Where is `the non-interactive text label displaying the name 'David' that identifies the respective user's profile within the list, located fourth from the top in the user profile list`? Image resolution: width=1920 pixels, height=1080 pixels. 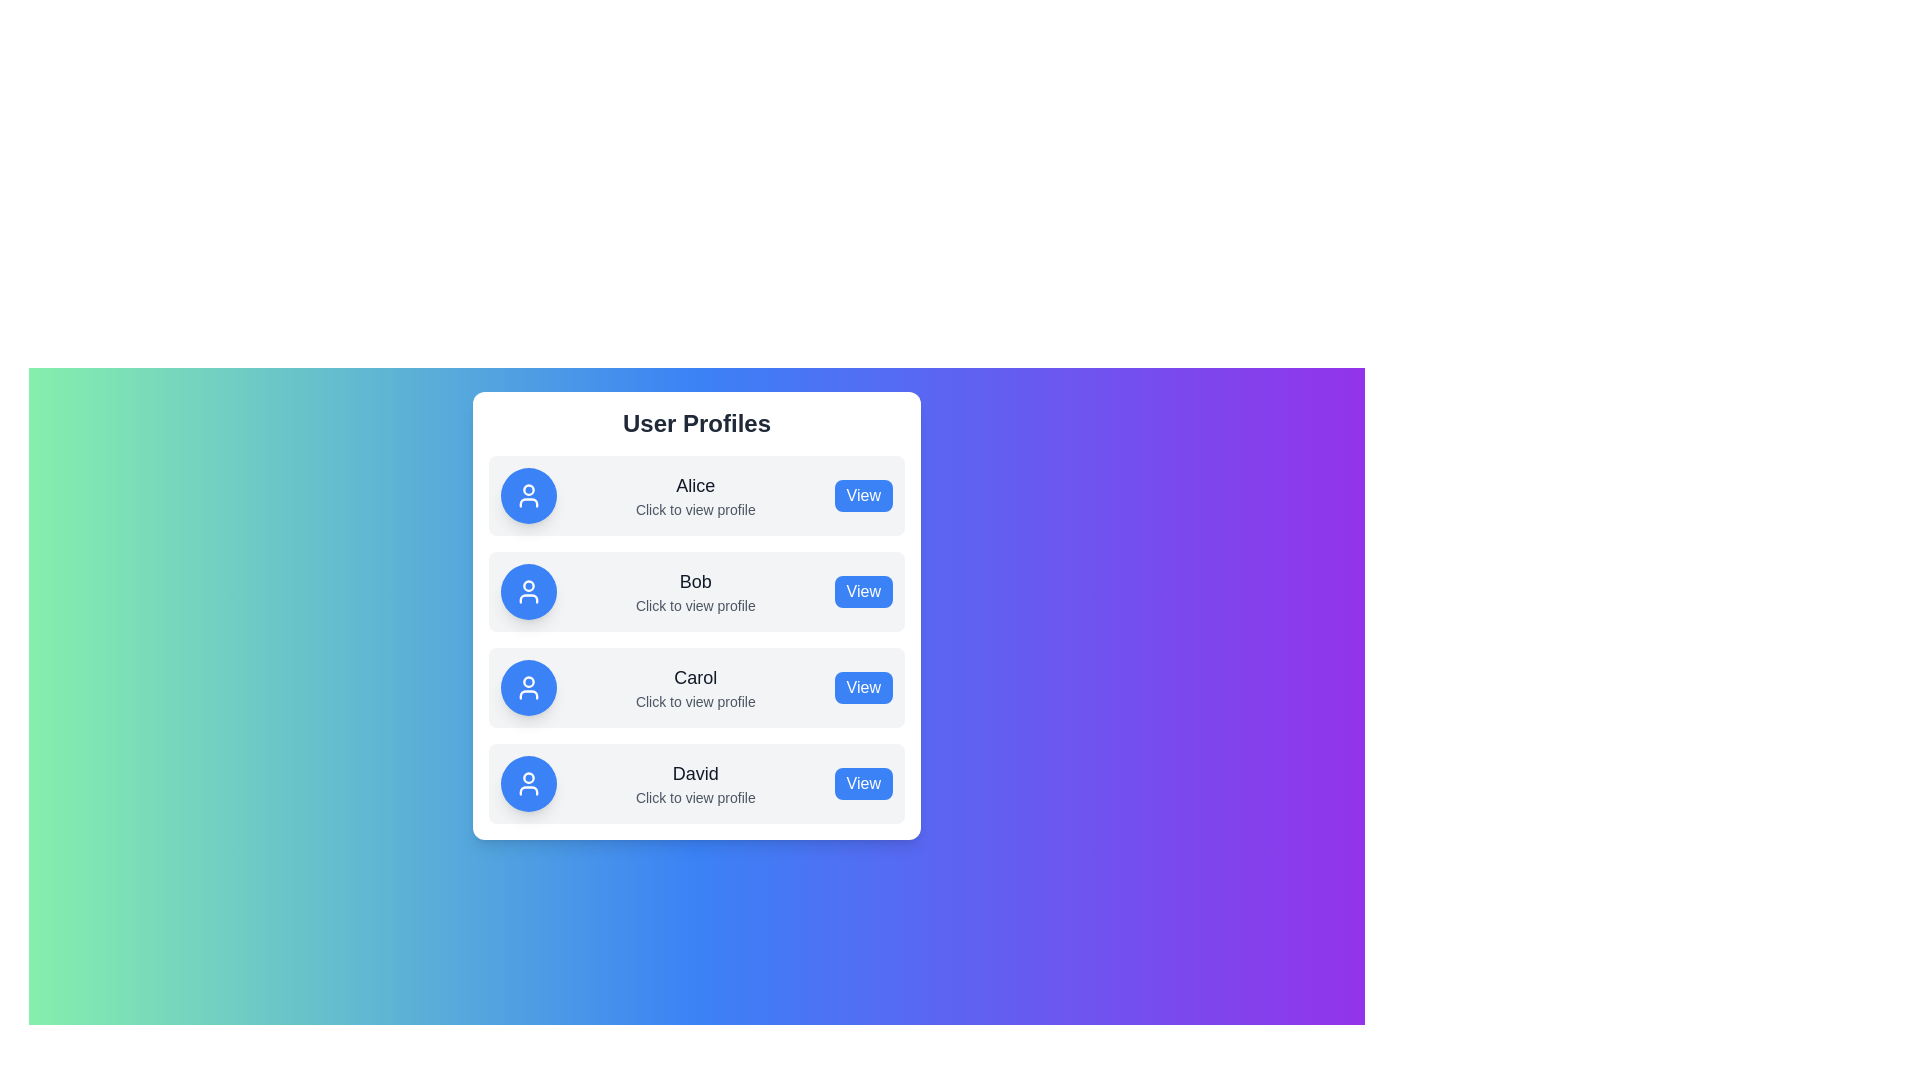 the non-interactive text label displaying the name 'David' that identifies the respective user's profile within the list, located fourth from the top in the user profile list is located at coordinates (695, 773).